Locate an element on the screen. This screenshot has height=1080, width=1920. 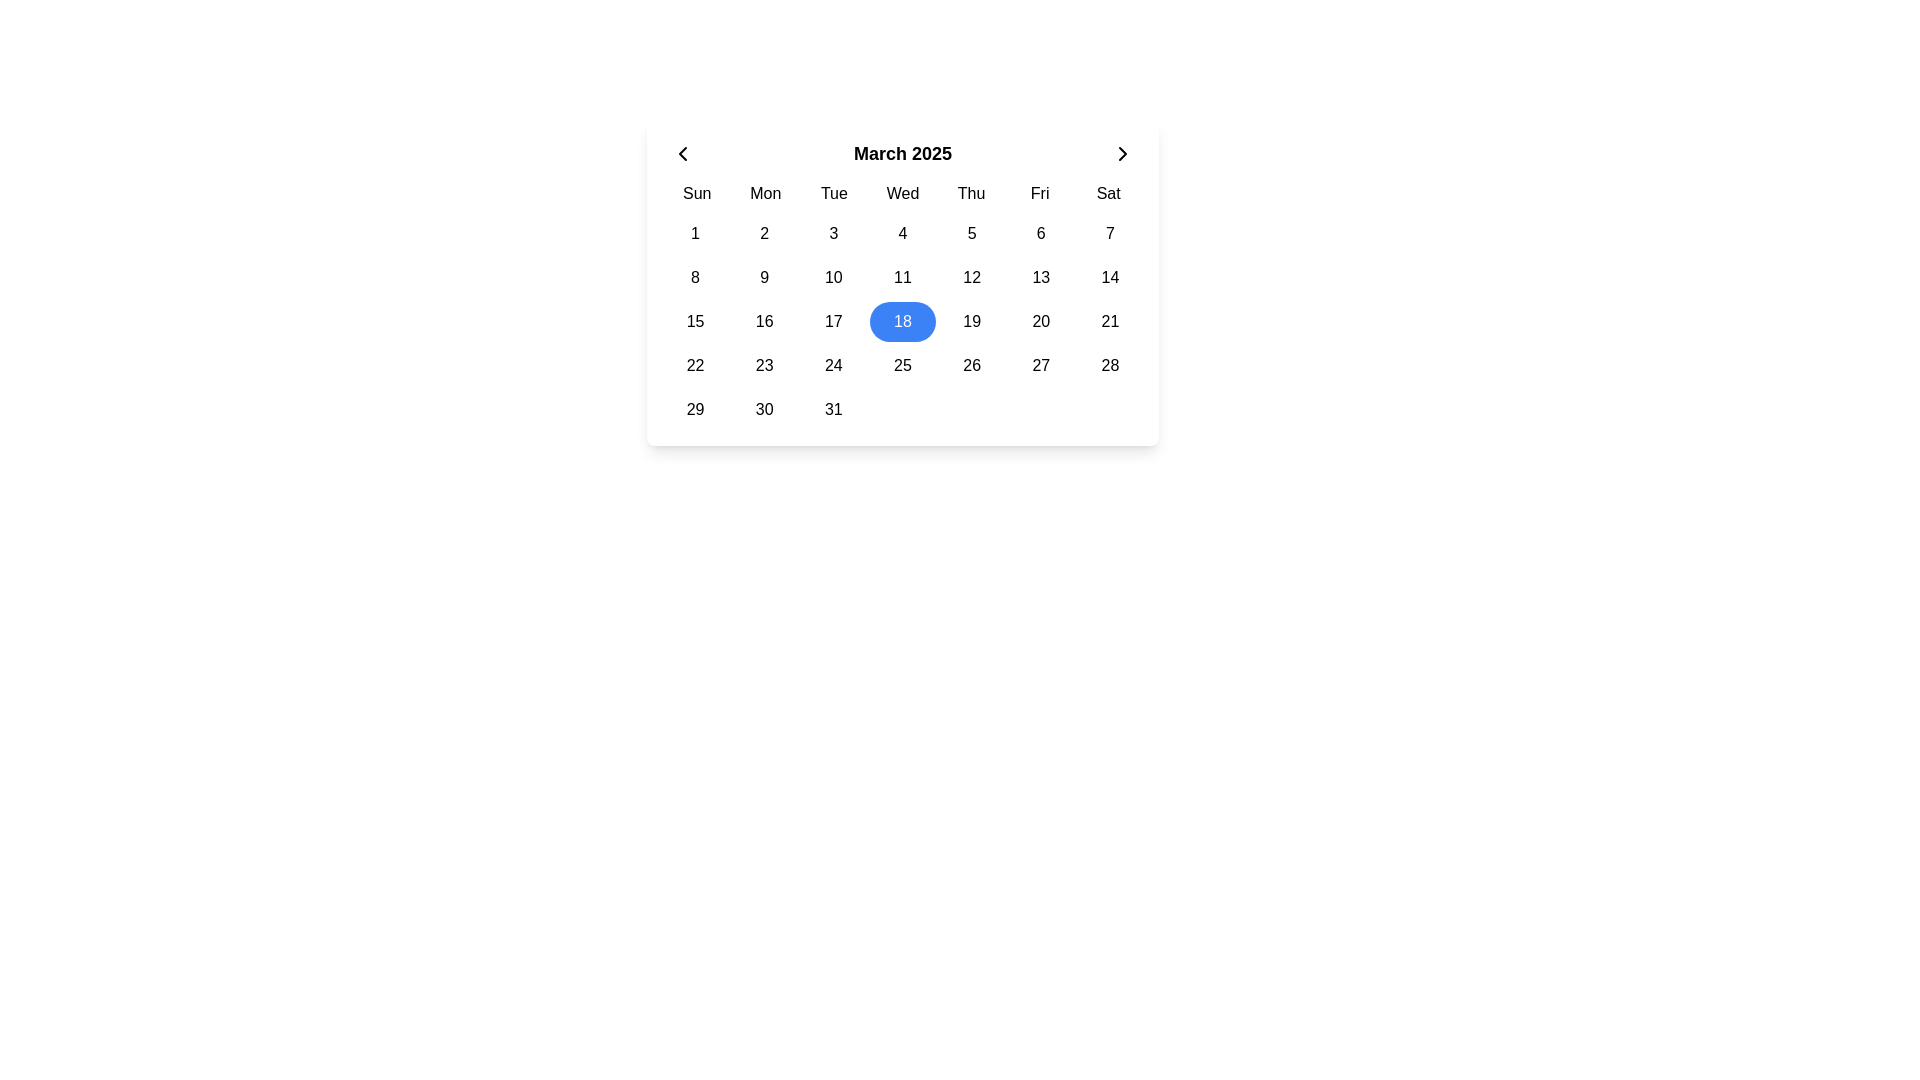
the button representing the 5th day of the month in the calendar, located under the 'Thu' column is located at coordinates (972, 233).